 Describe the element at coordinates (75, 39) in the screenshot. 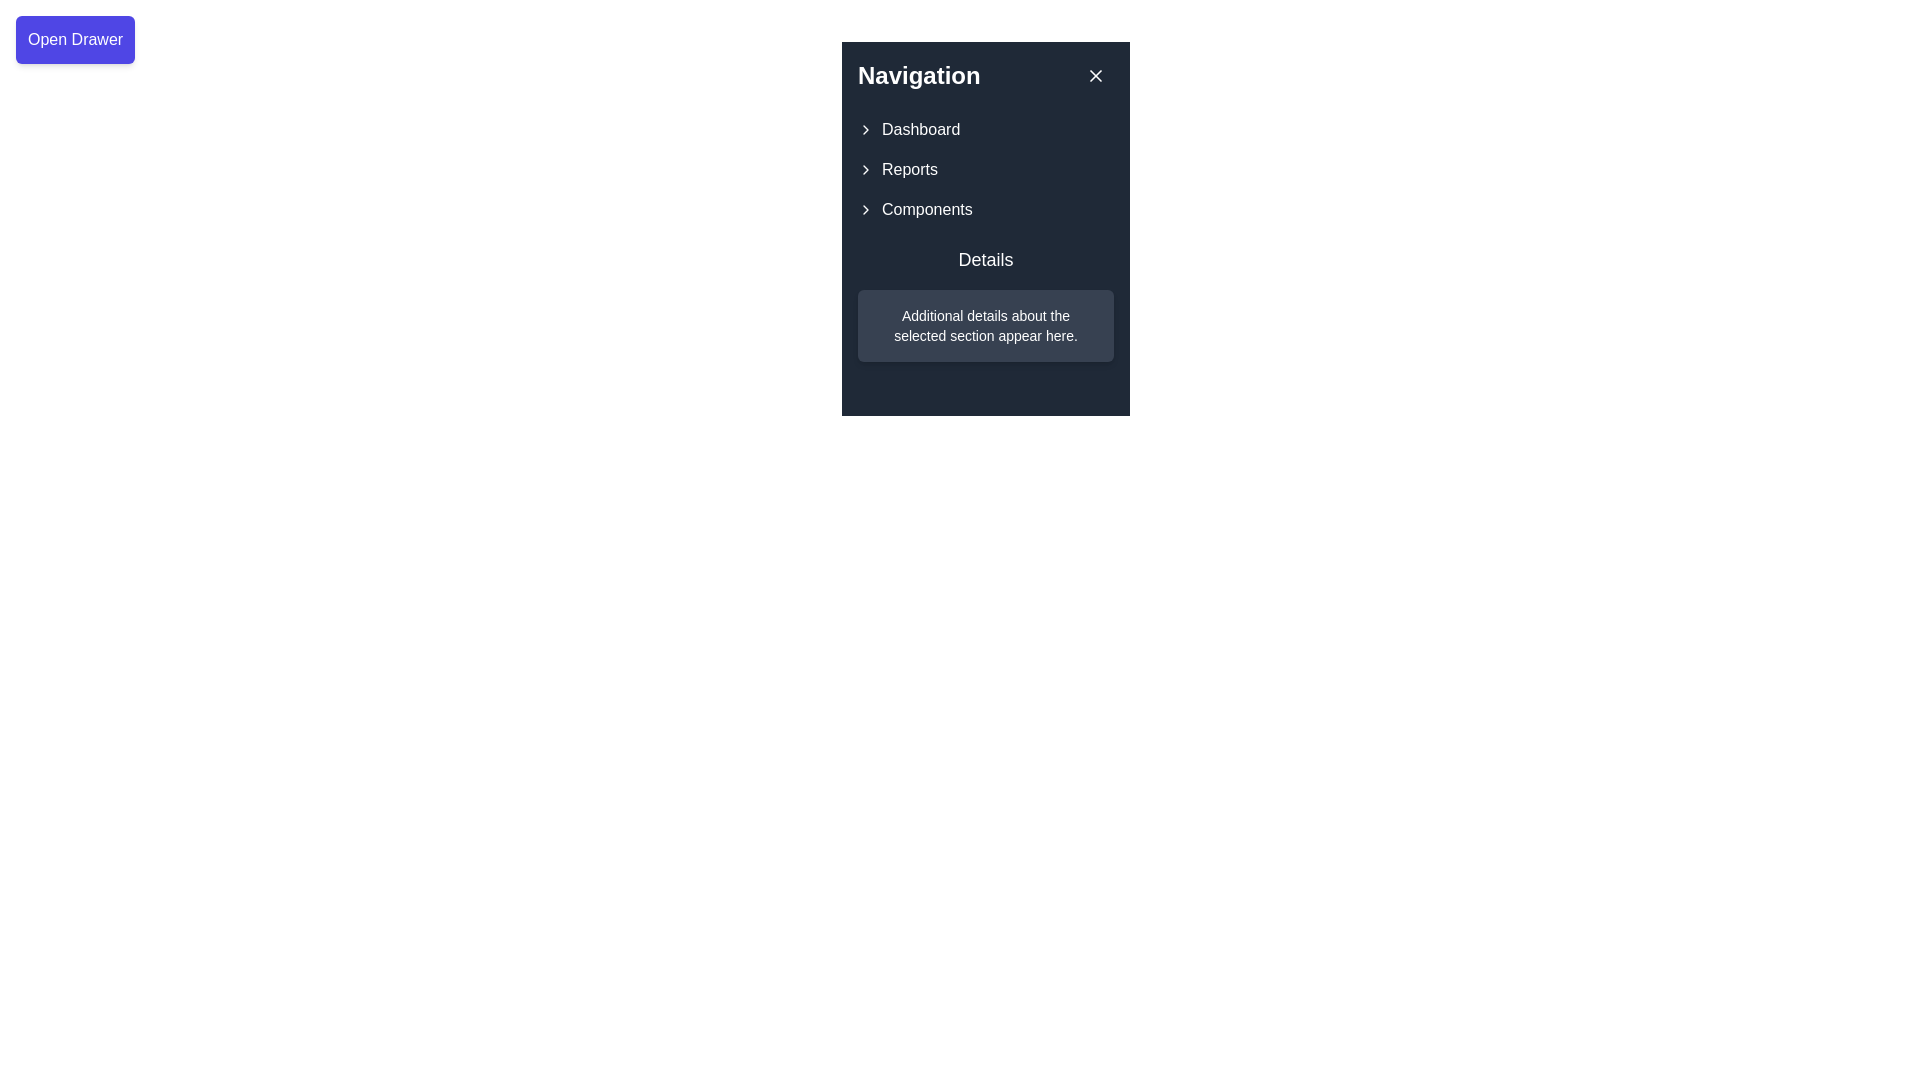

I see `the button in the top-left corner of the interface` at that location.